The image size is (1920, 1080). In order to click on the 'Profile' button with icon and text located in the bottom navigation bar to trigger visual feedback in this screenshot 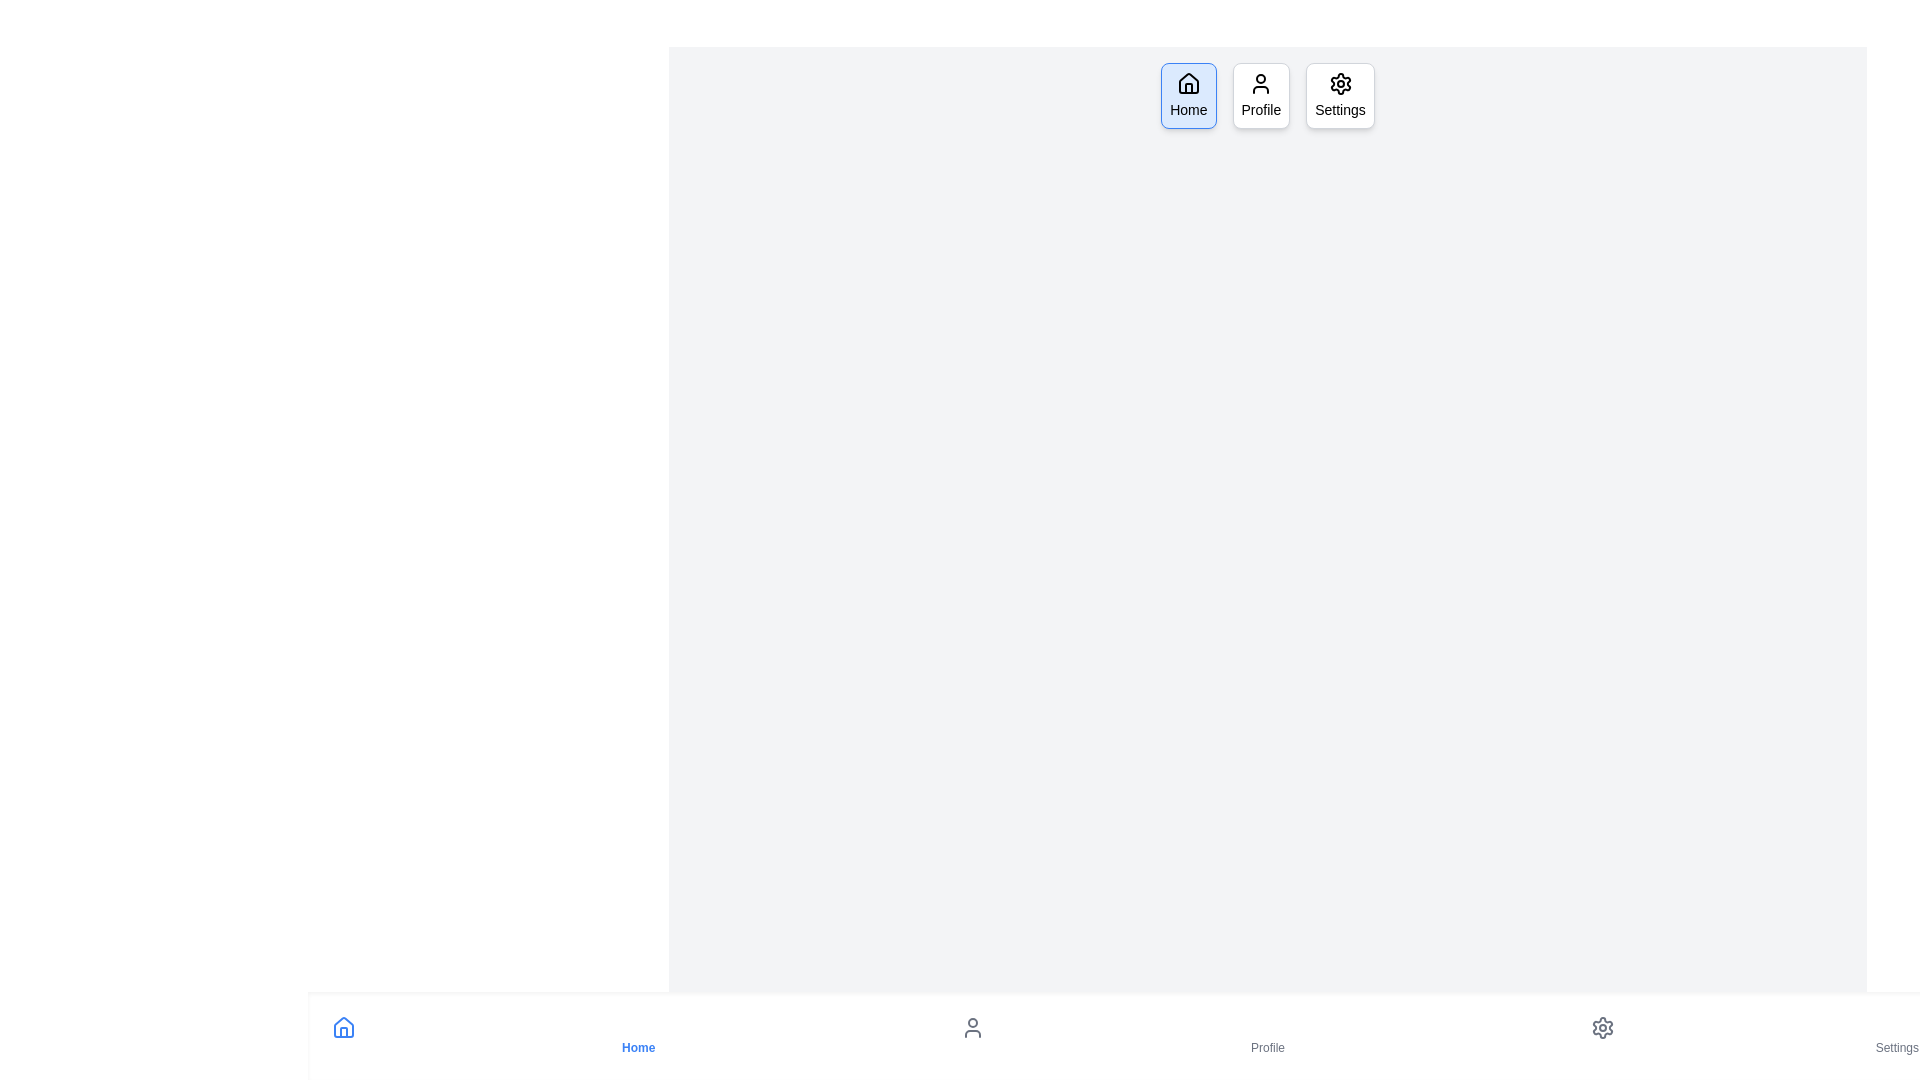, I will do `click(1266, 1035)`.